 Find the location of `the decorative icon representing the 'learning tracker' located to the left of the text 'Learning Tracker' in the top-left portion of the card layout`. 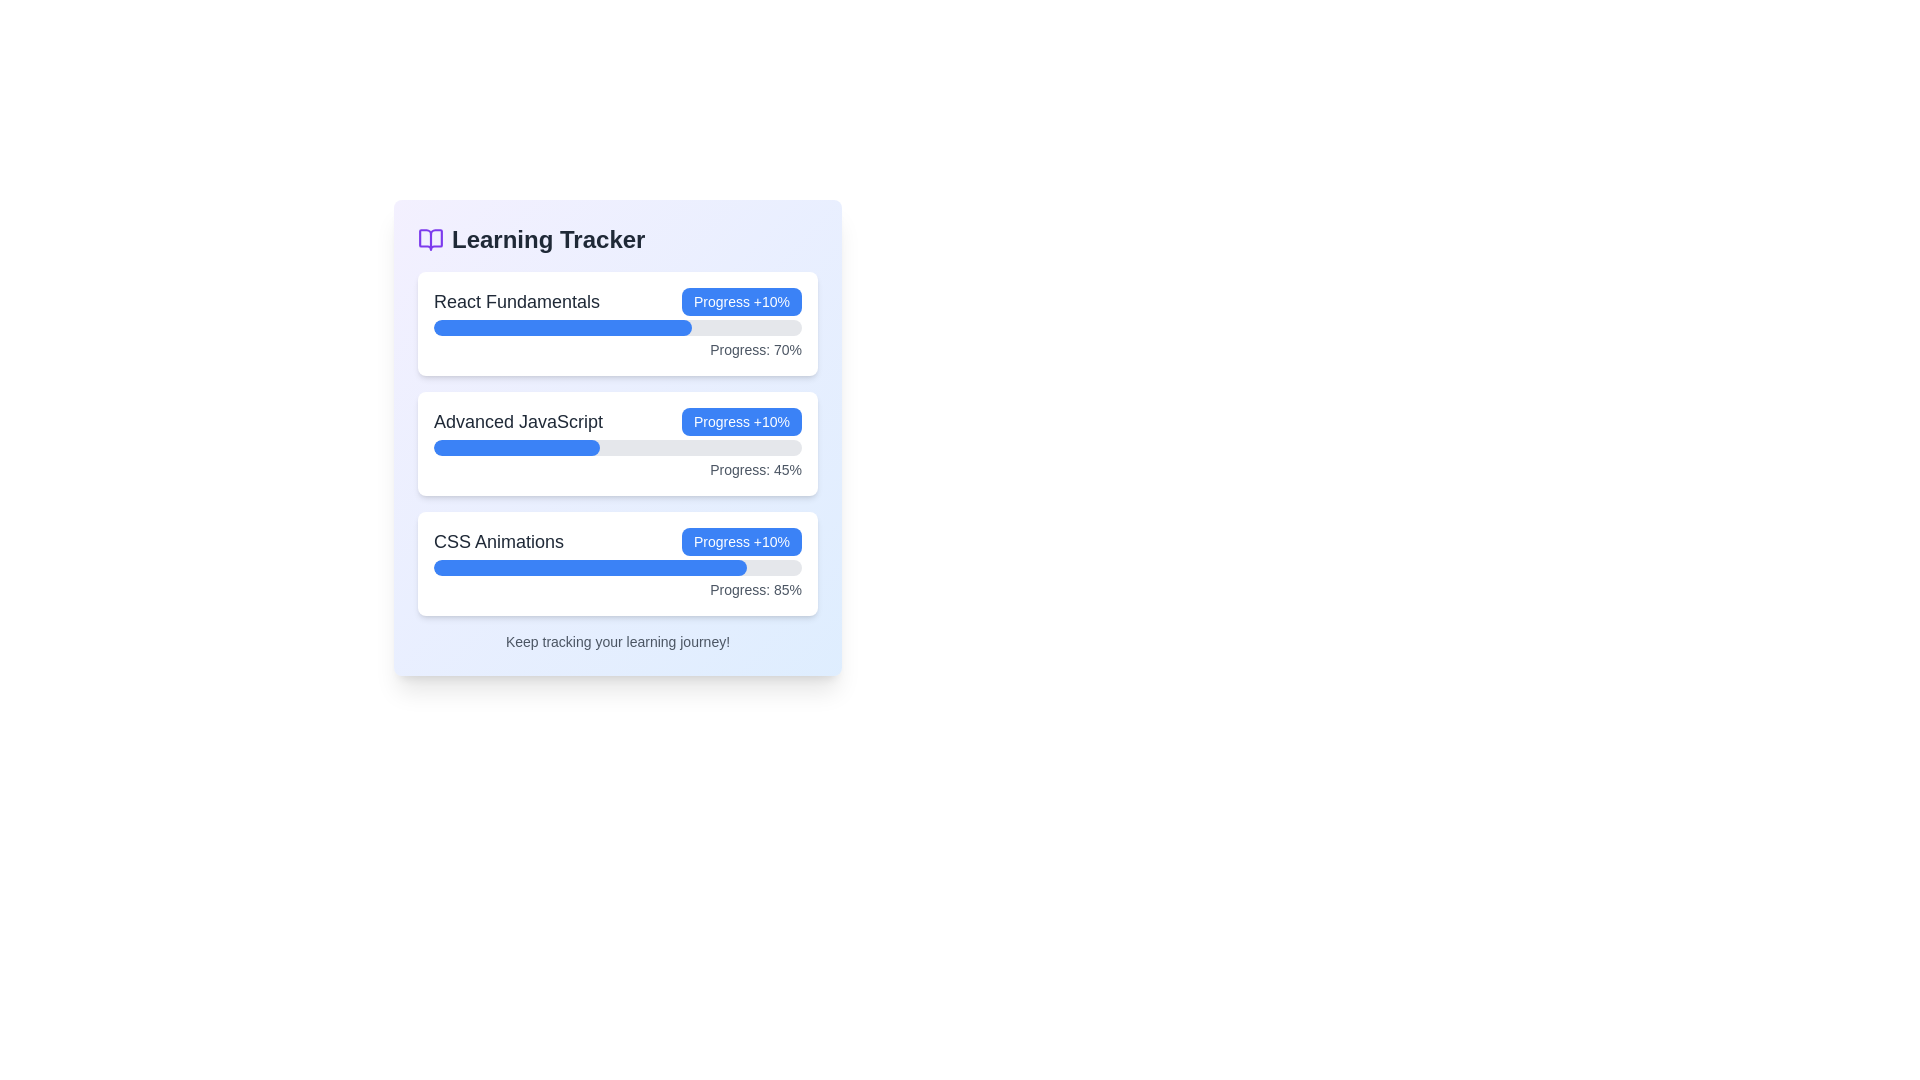

the decorative icon representing the 'learning tracker' located to the left of the text 'Learning Tracker' in the top-left portion of the card layout is located at coordinates (430, 238).